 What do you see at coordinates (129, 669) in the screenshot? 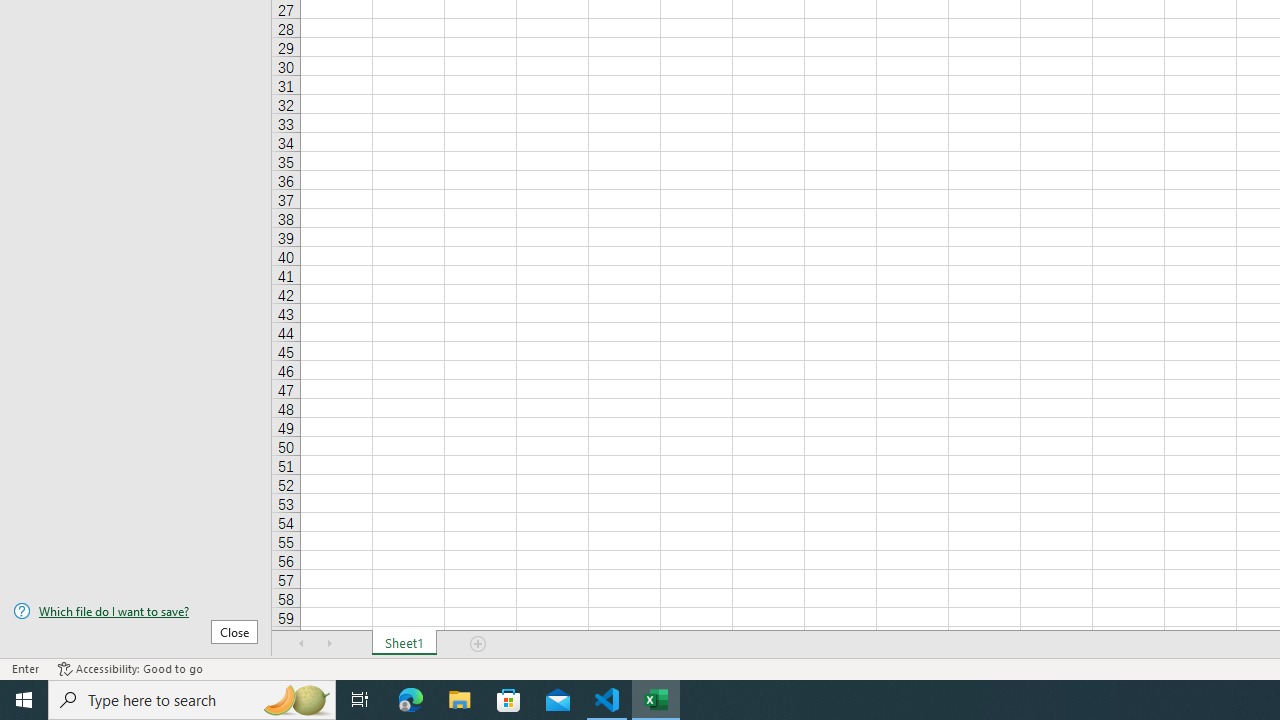
I see `'Accessibility Checker Accessibility: Good to go'` at bounding box center [129, 669].